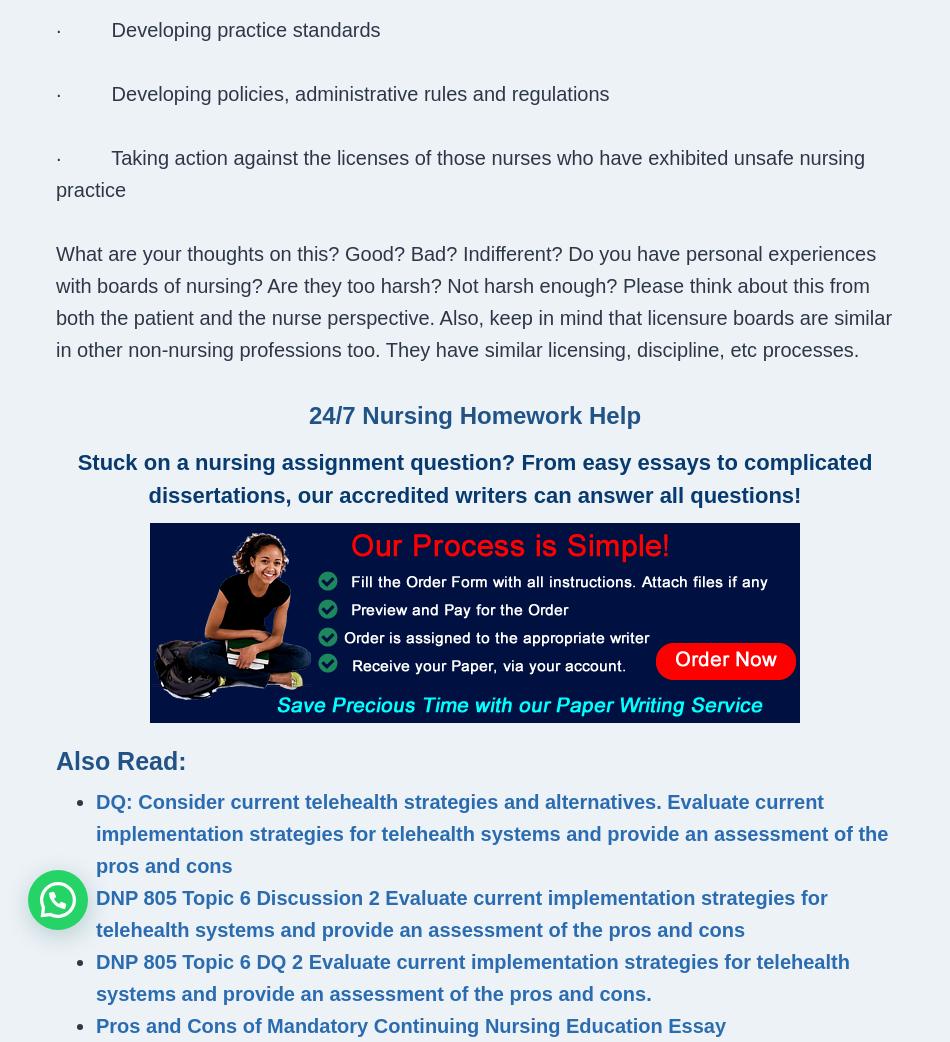 The width and height of the screenshot is (950, 1042). I want to click on '·         Developing policies, administrative rules and regulations', so click(55, 93).